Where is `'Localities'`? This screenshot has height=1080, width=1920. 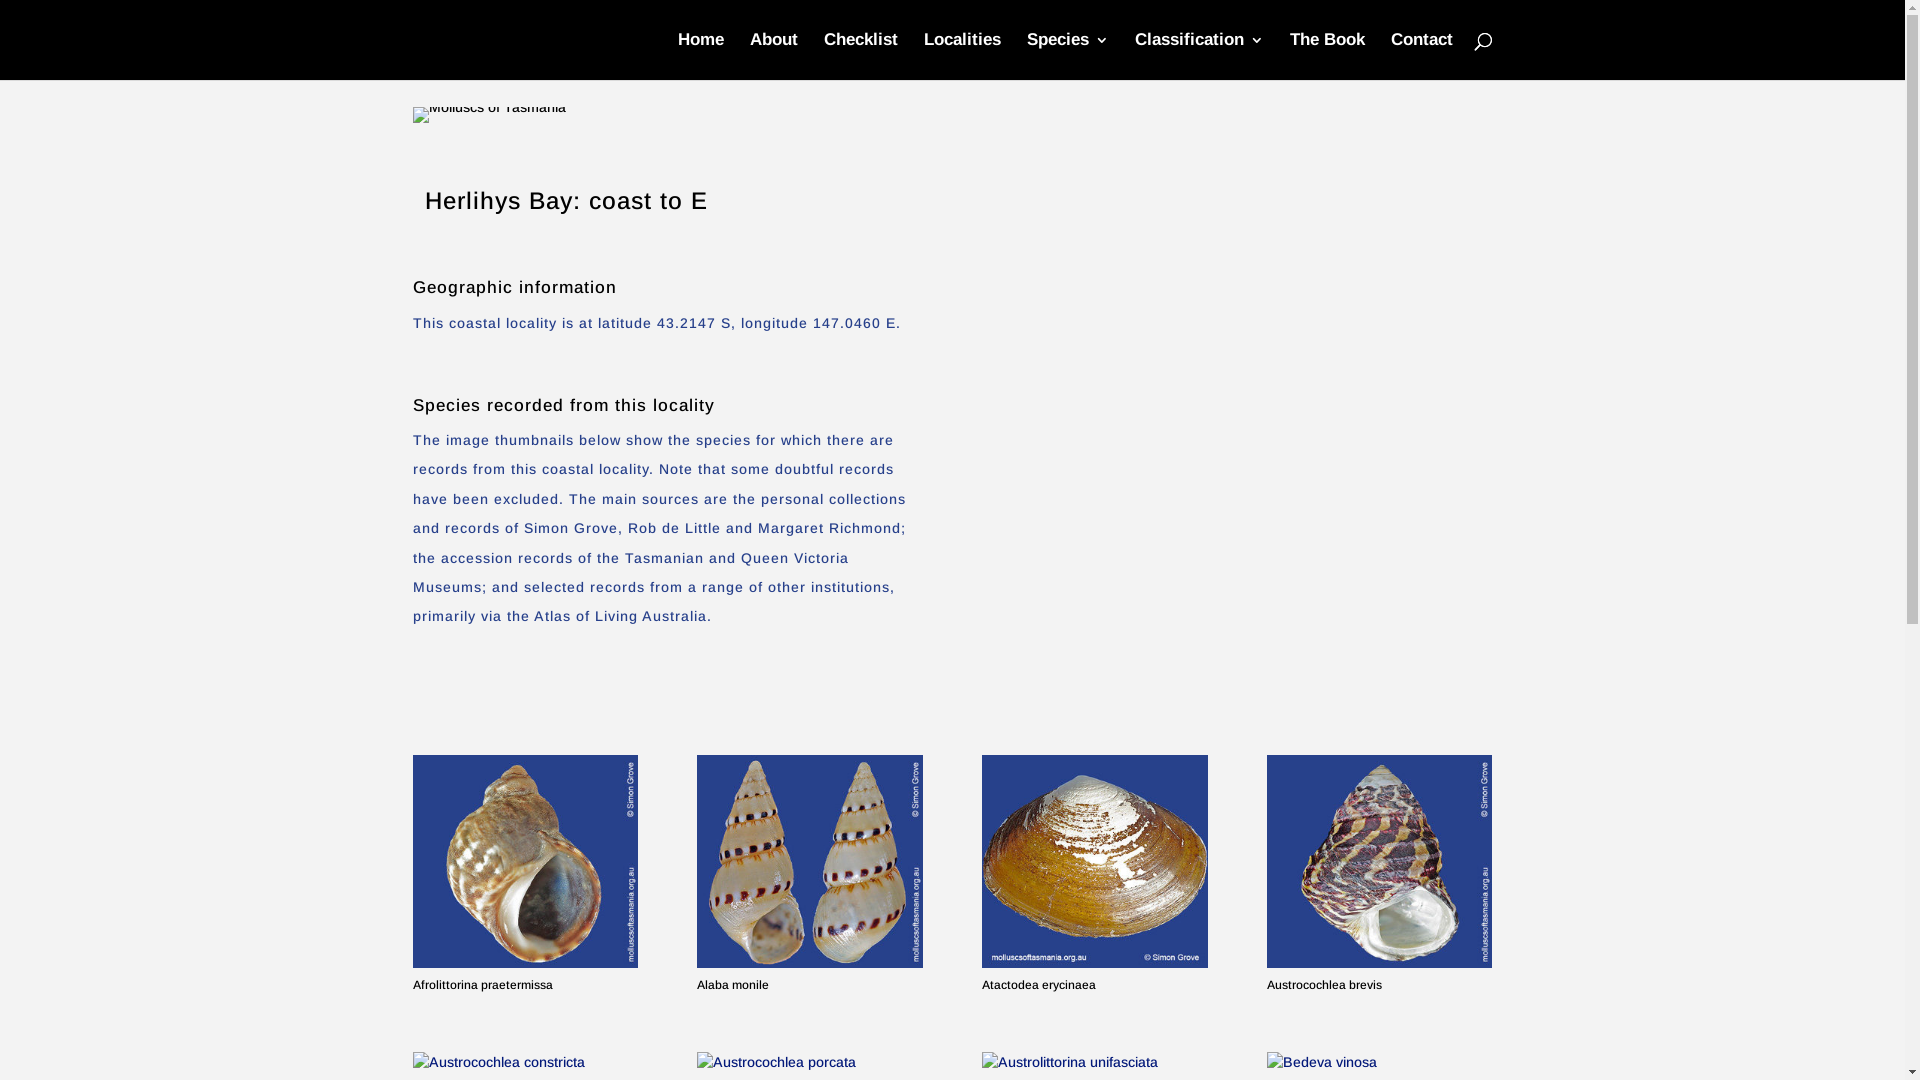
'Localities' is located at coordinates (962, 55).